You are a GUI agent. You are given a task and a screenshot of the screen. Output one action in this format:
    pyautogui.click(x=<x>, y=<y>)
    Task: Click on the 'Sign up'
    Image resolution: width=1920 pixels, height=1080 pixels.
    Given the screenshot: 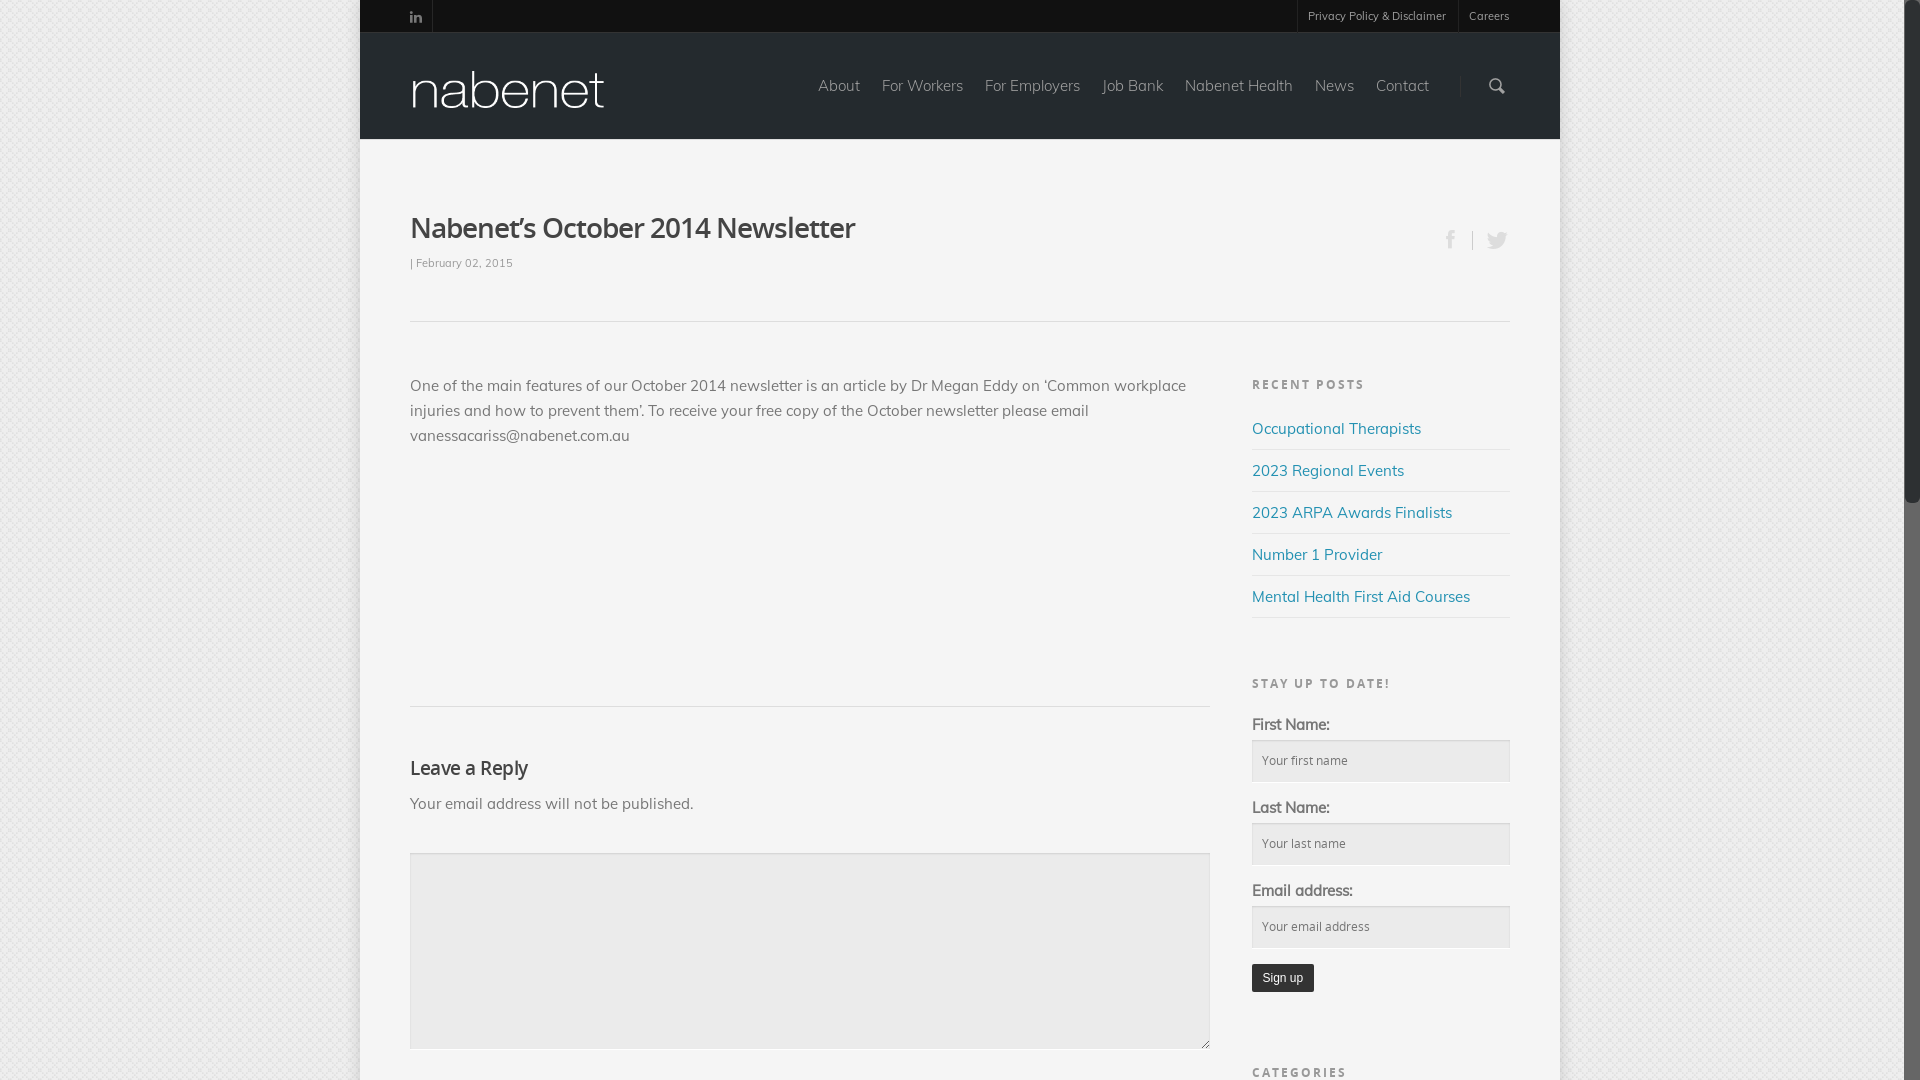 What is the action you would take?
    pyautogui.click(x=1283, y=977)
    